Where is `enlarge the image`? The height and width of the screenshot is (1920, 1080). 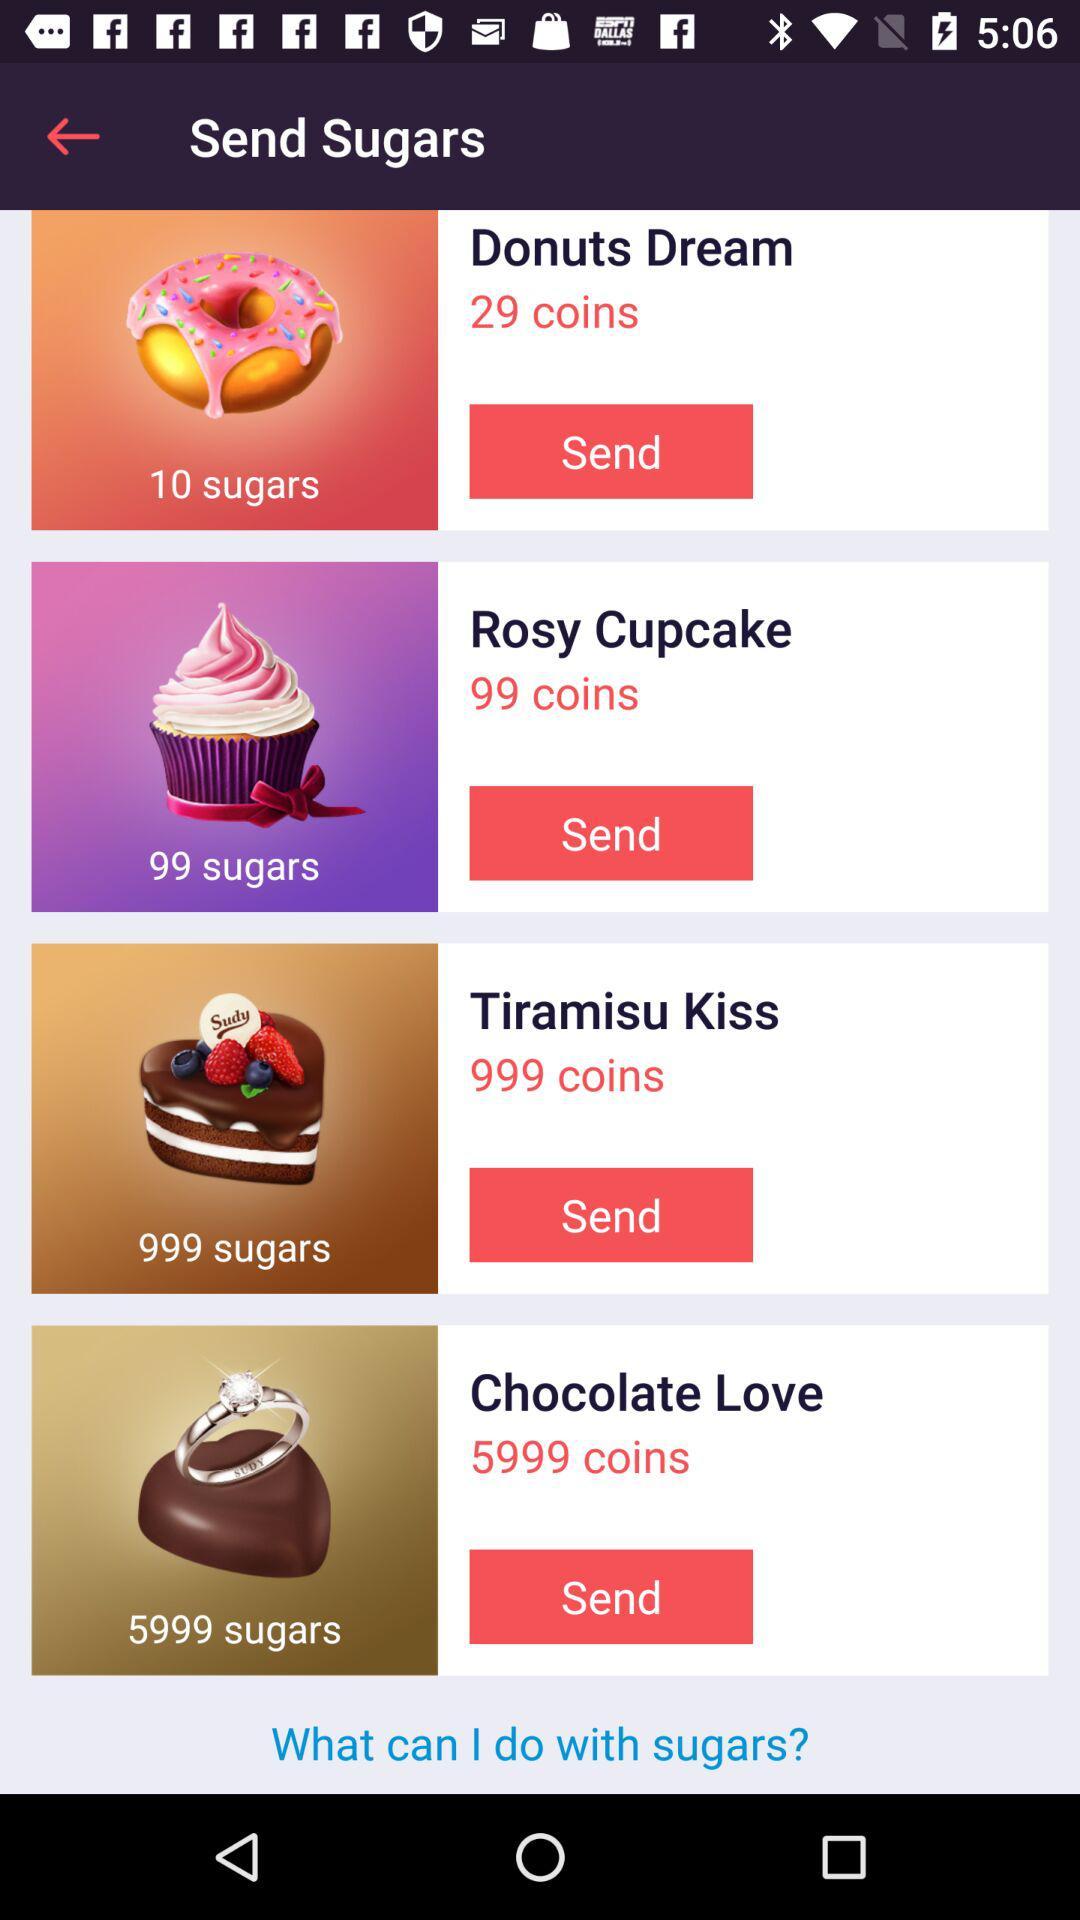
enlarge the image is located at coordinates (233, 735).